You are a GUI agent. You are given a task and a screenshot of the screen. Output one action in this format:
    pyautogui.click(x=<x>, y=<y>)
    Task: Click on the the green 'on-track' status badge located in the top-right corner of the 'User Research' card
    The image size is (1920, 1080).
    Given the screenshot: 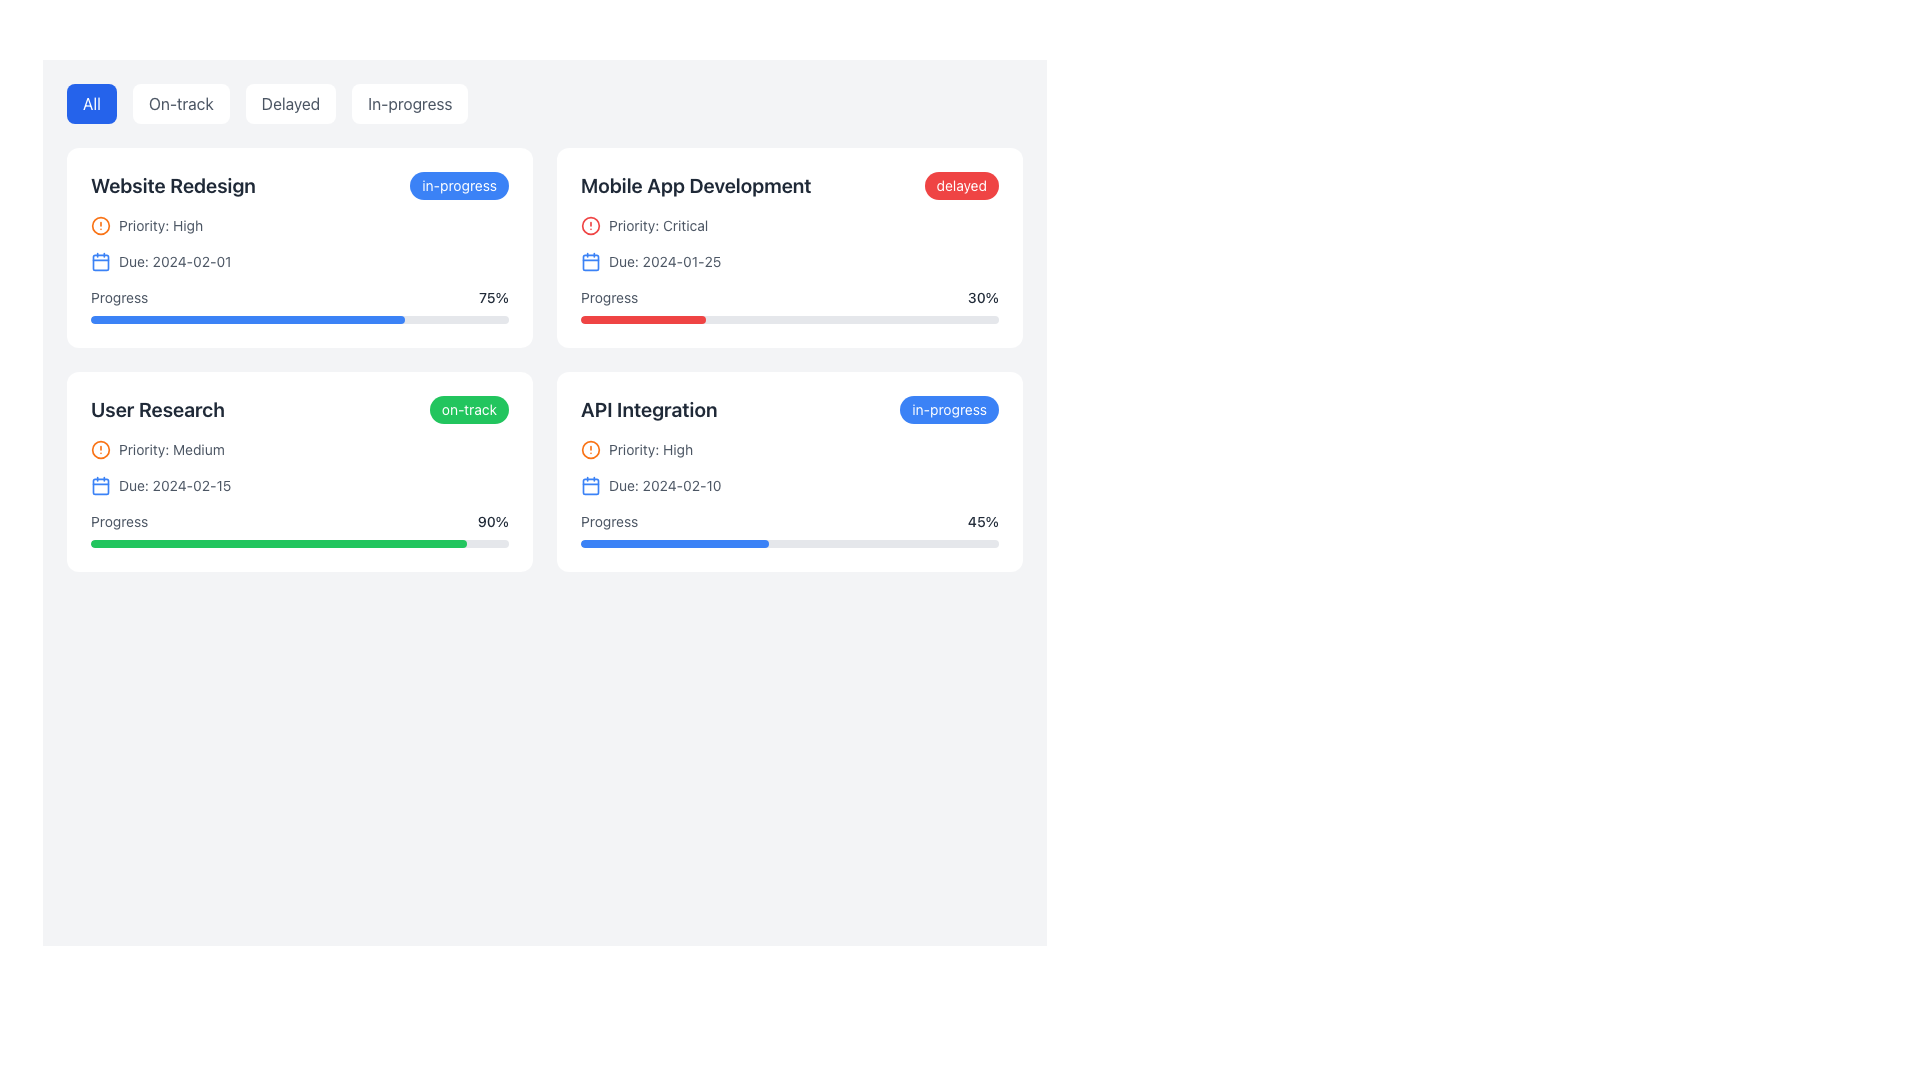 What is the action you would take?
    pyautogui.click(x=468, y=408)
    